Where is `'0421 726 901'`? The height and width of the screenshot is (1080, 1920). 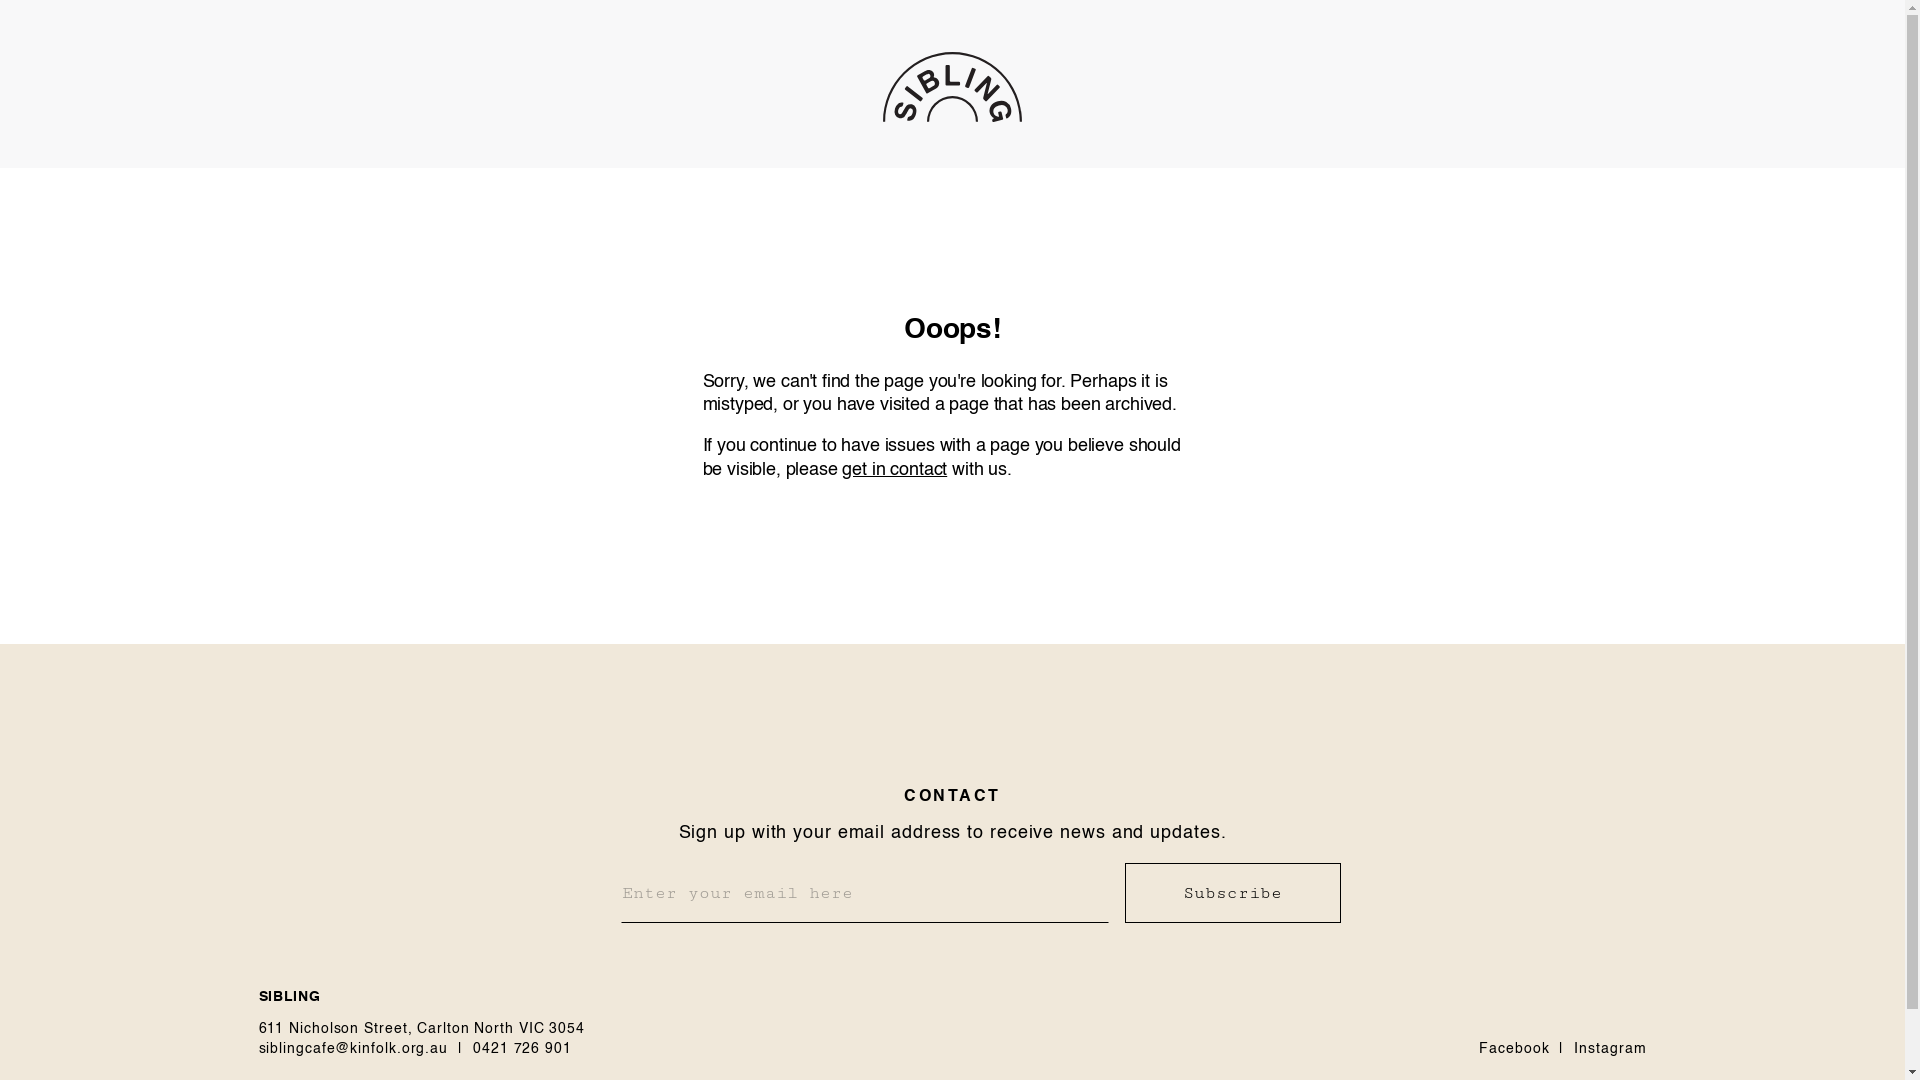
'0421 726 901' is located at coordinates (522, 1048).